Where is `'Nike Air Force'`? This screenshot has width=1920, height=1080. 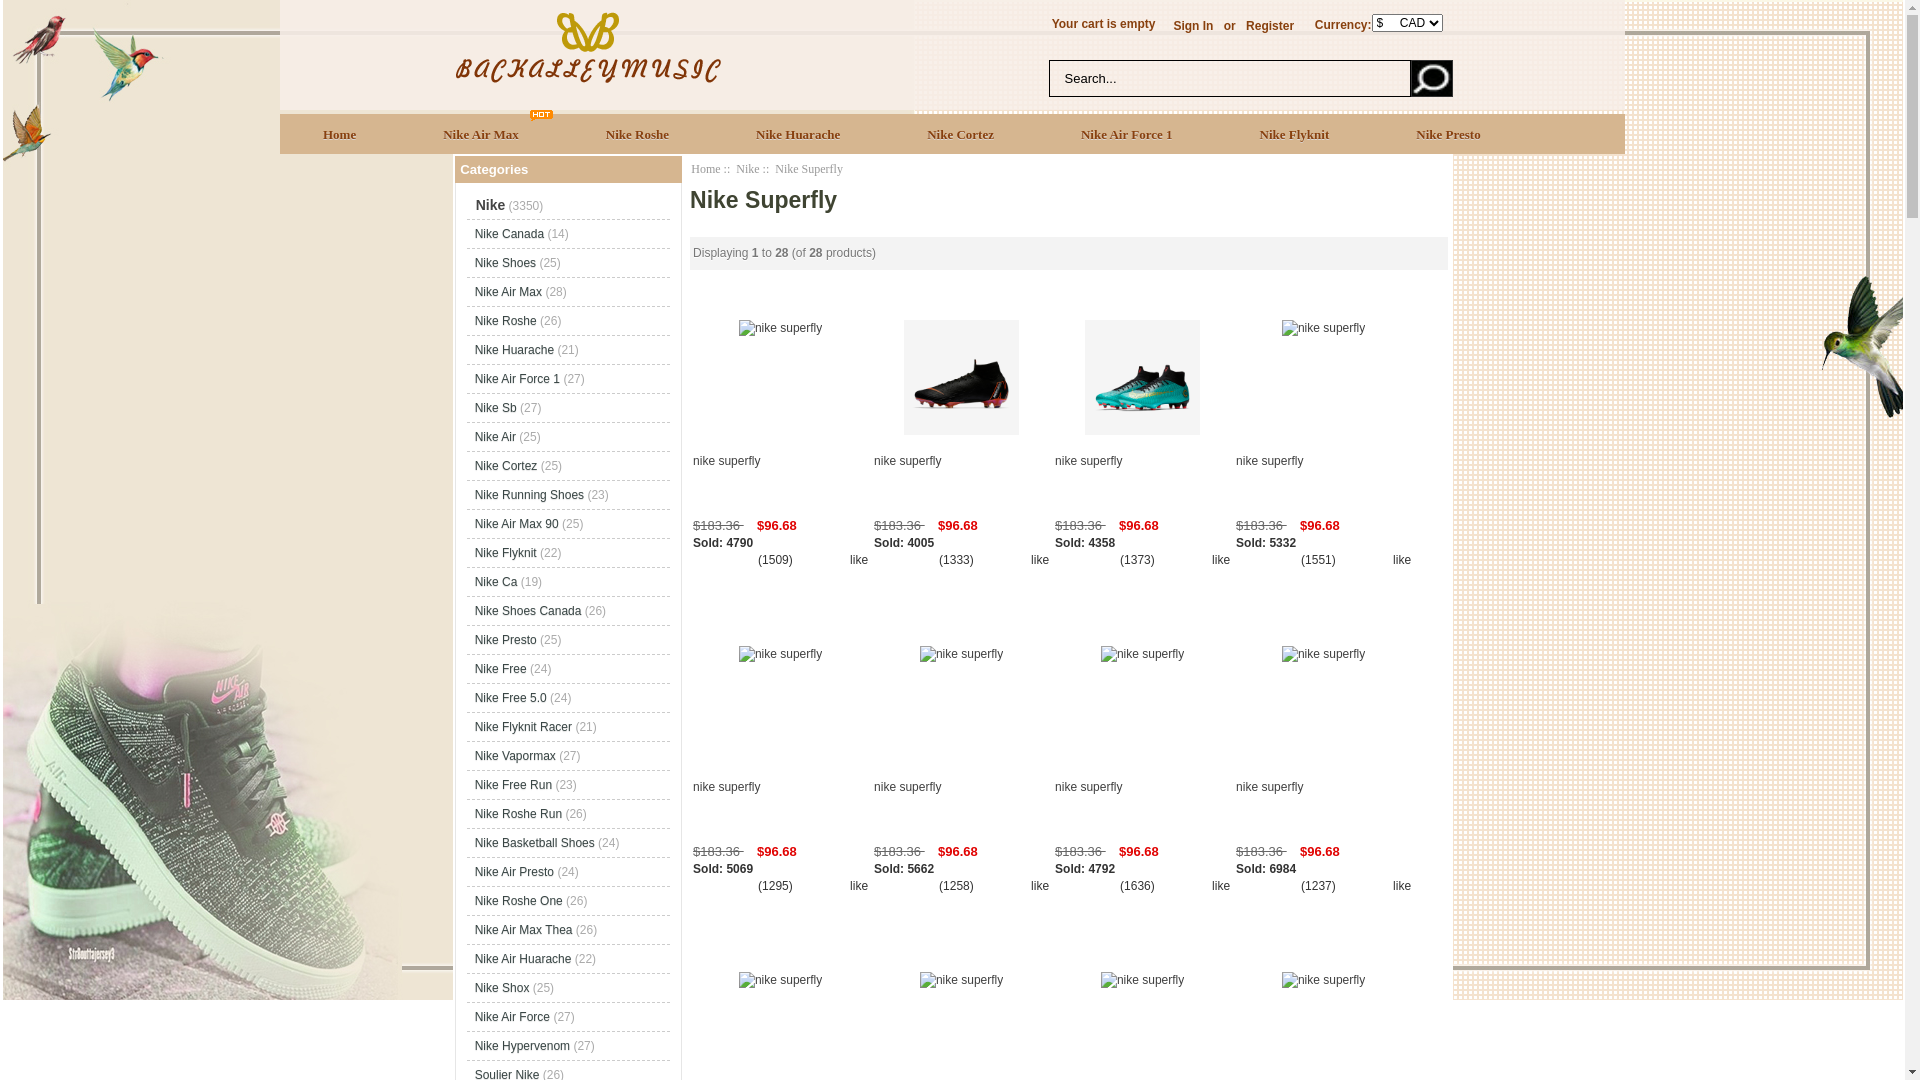 'Nike Air Force' is located at coordinates (512, 1017).